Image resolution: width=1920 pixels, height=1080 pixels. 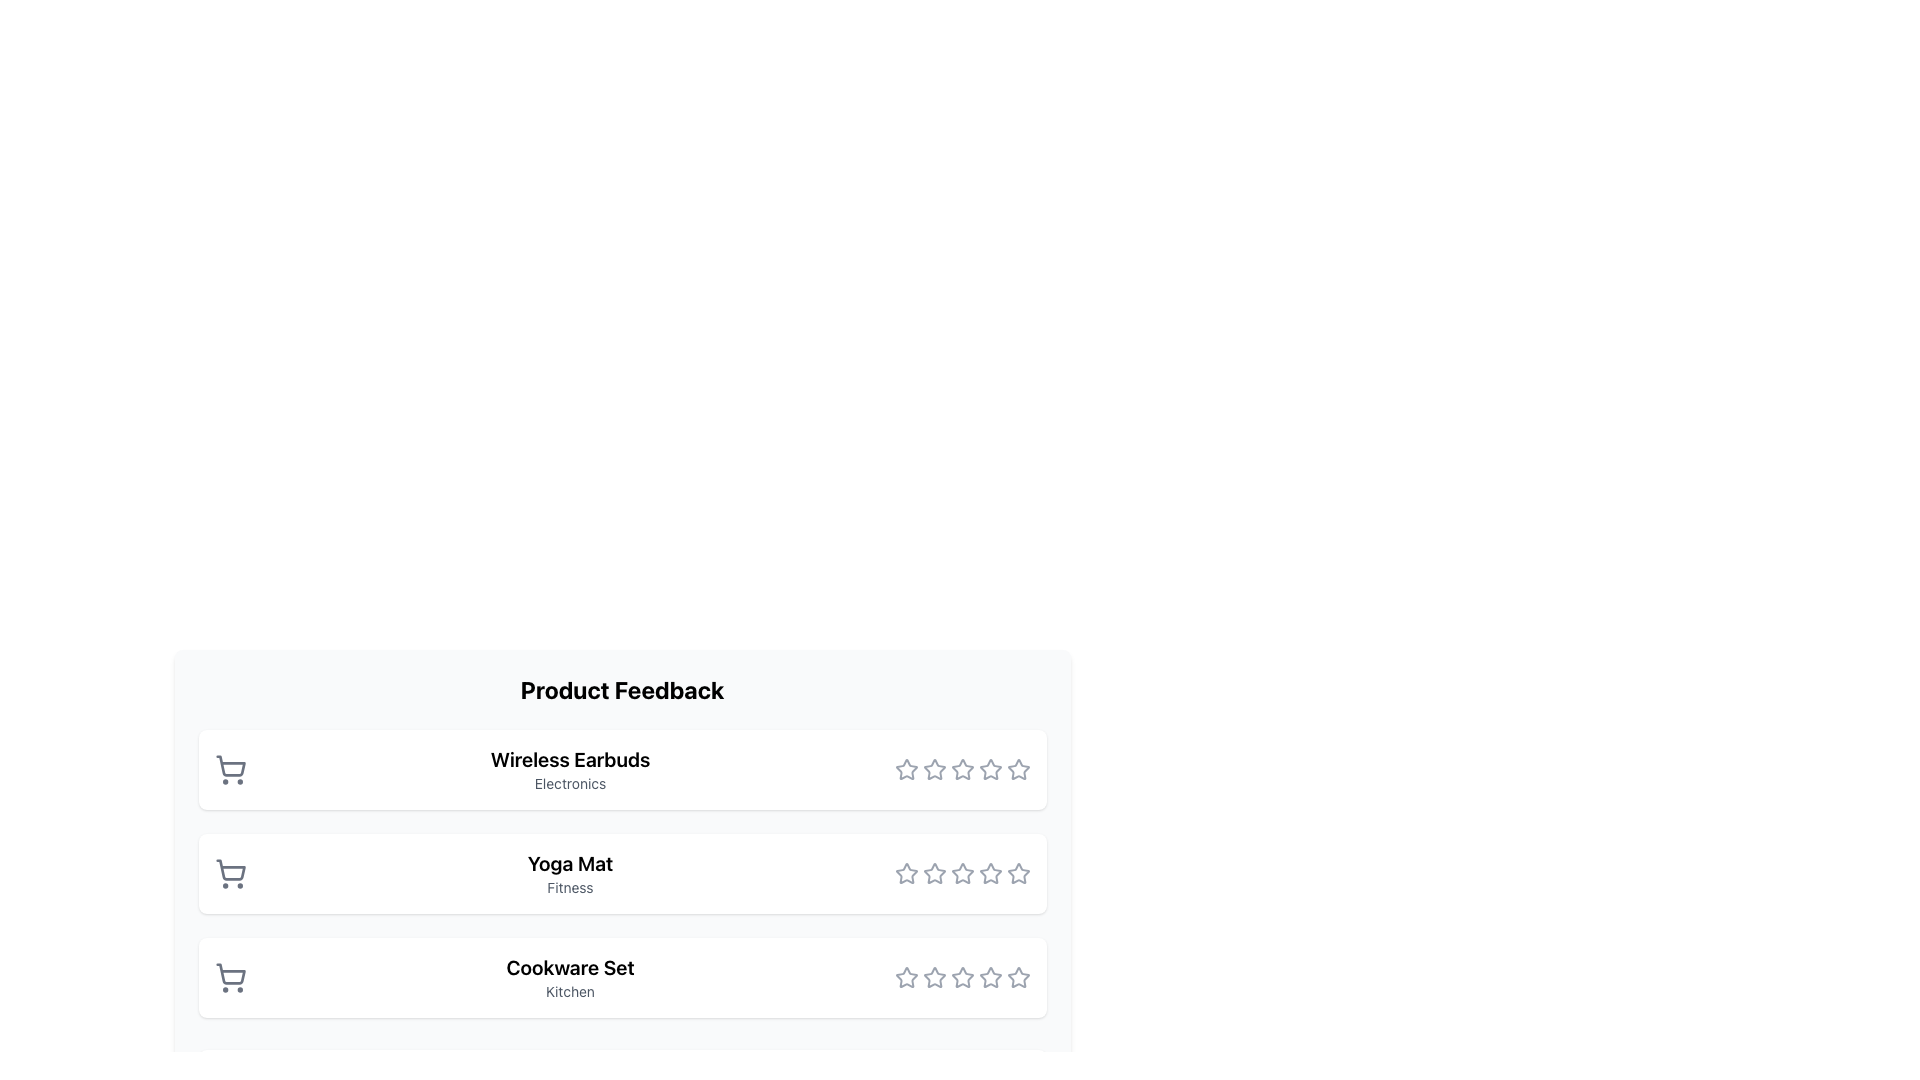 I want to click on the fifth star icon in the 'Cookware Set' product feedback section, so click(x=990, y=976).